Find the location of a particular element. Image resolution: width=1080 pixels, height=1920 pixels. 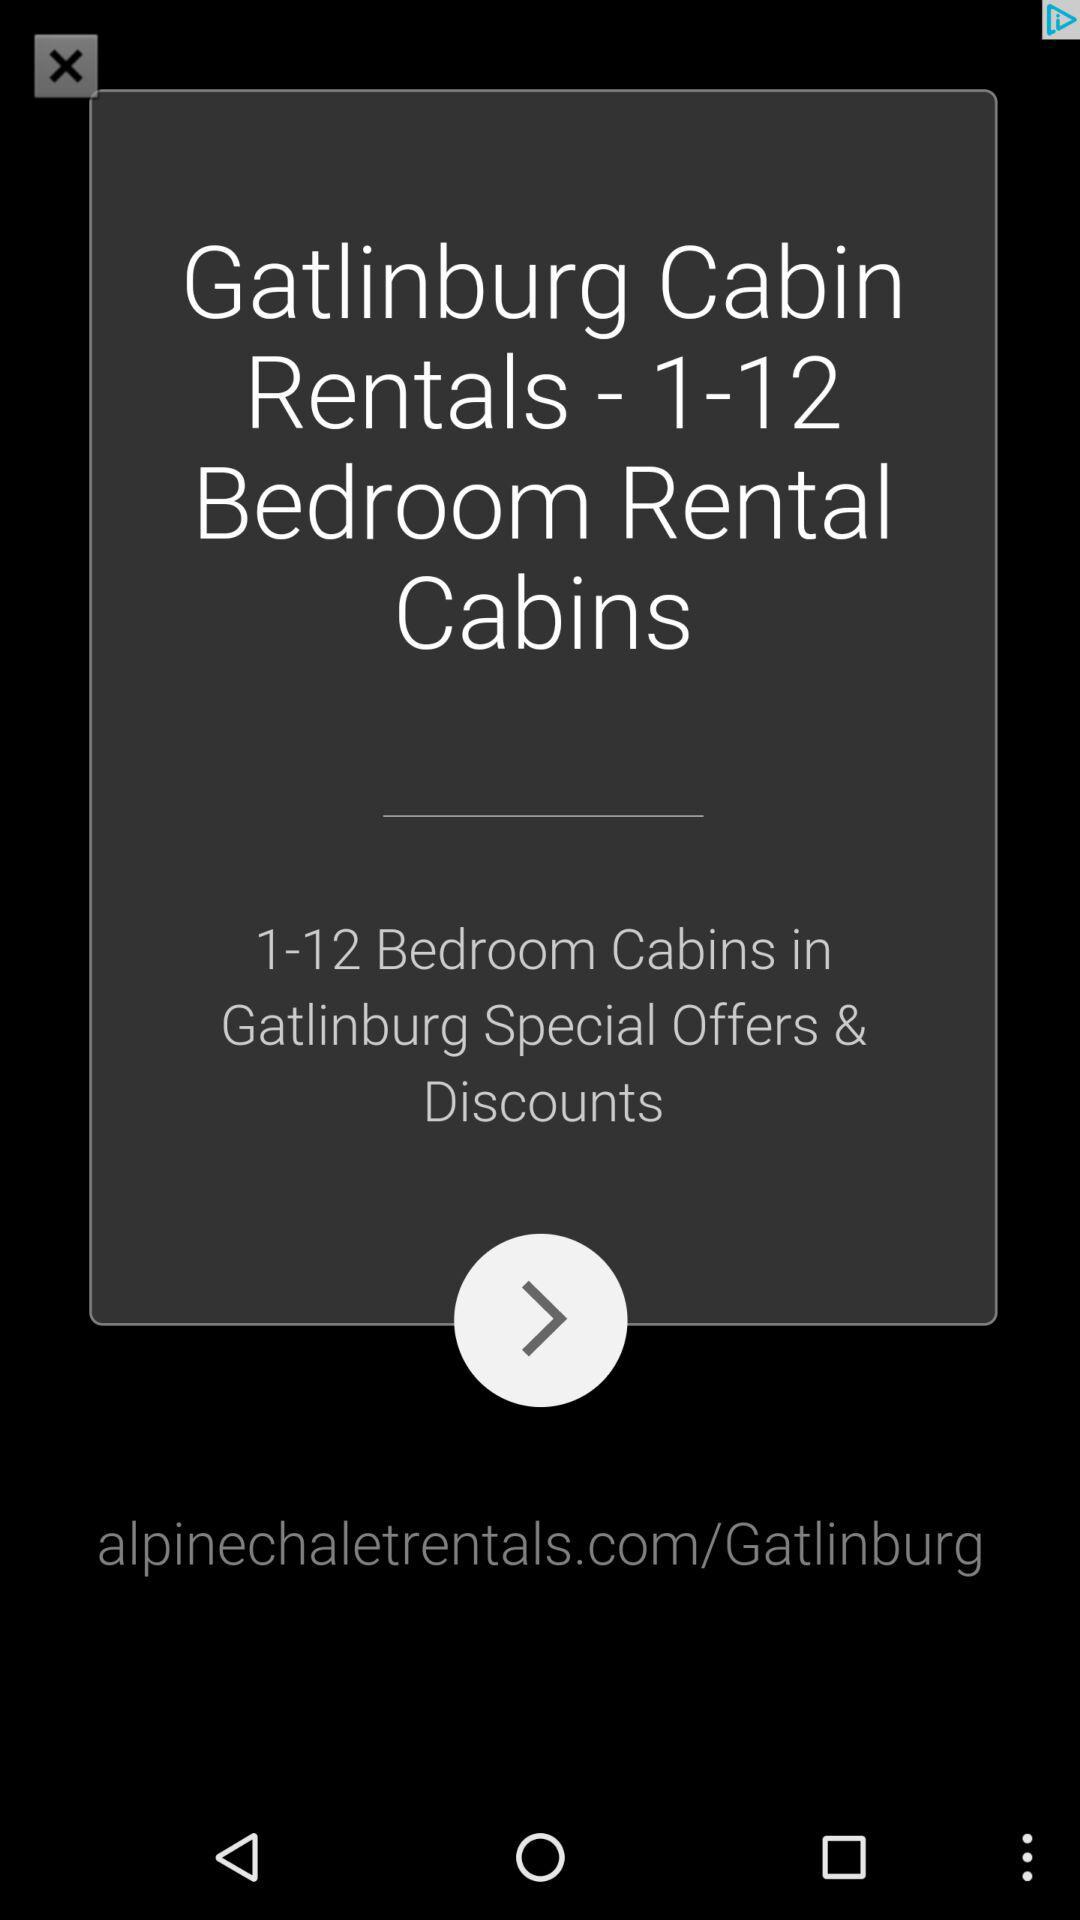

the close icon is located at coordinates (64, 70).